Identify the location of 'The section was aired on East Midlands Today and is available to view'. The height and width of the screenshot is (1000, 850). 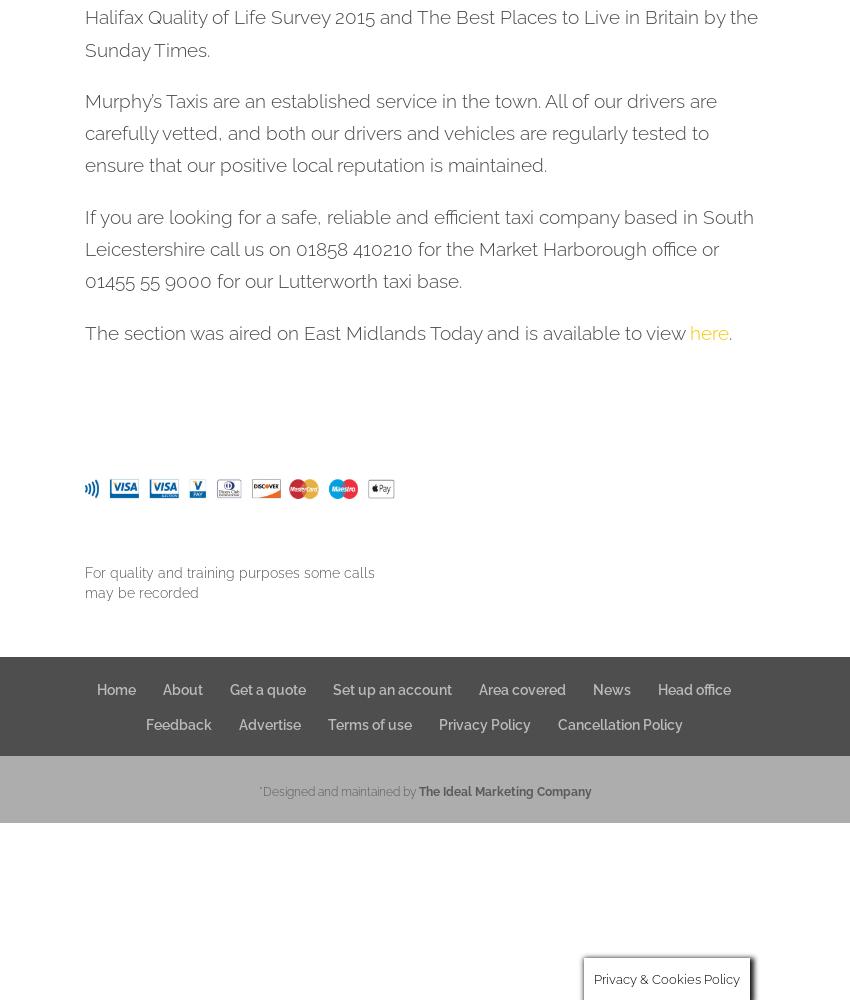
(387, 331).